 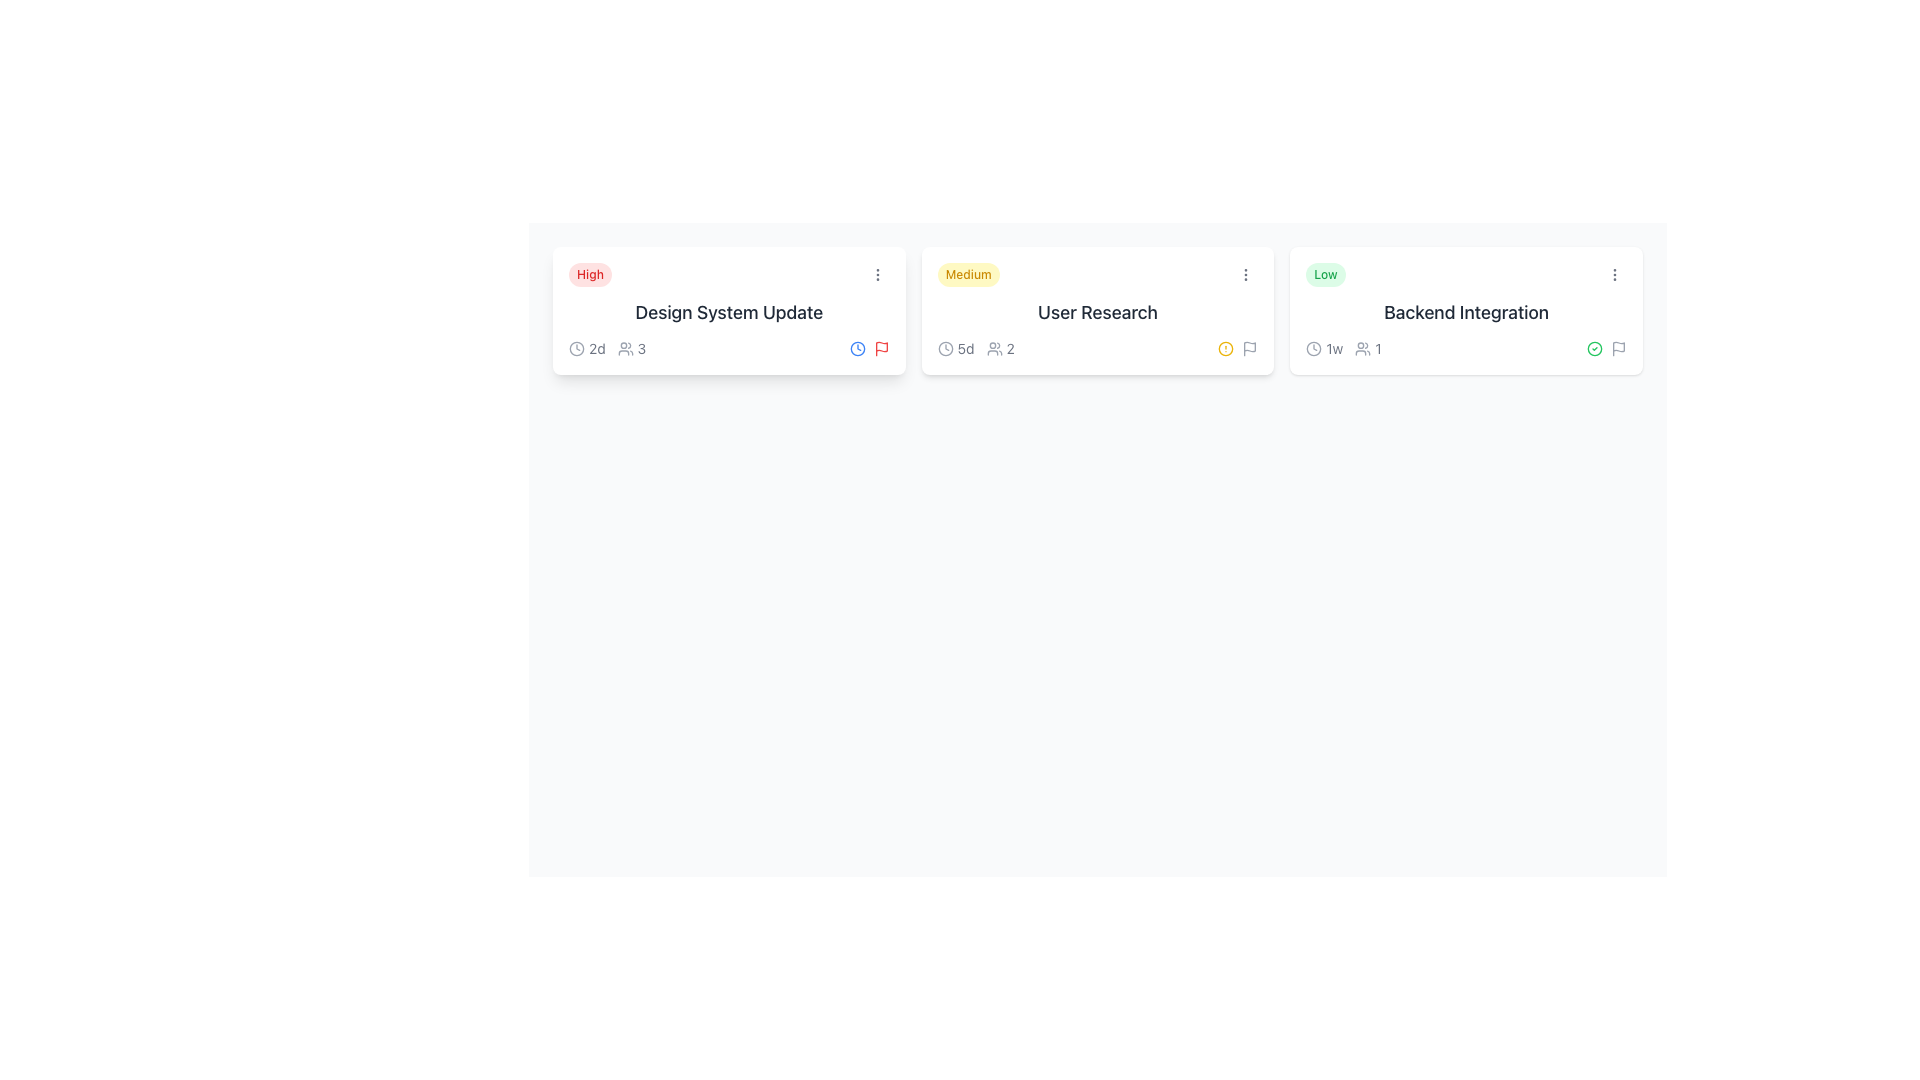 What do you see at coordinates (1466, 312) in the screenshot?
I see `the static text element displaying 'Backend Integration', which is located near the top center of the rightmost card in a grid layout` at bounding box center [1466, 312].